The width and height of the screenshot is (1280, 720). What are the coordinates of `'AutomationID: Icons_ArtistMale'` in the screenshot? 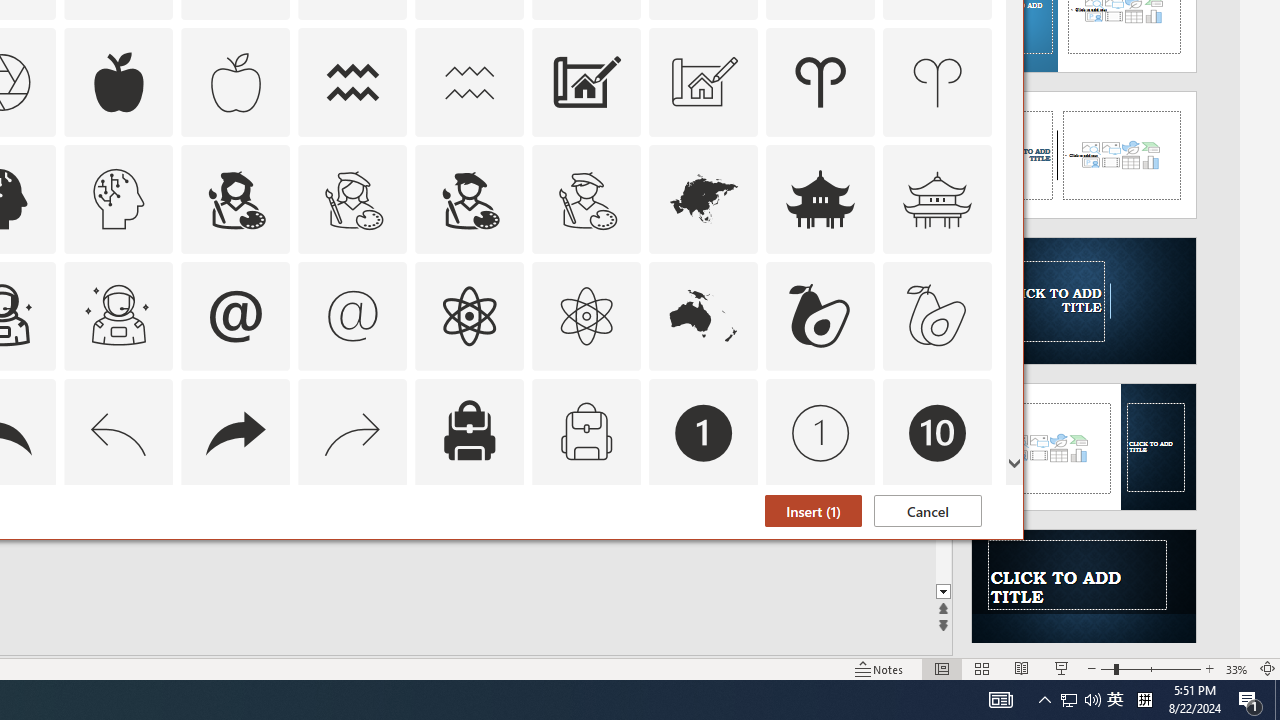 It's located at (468, 198).